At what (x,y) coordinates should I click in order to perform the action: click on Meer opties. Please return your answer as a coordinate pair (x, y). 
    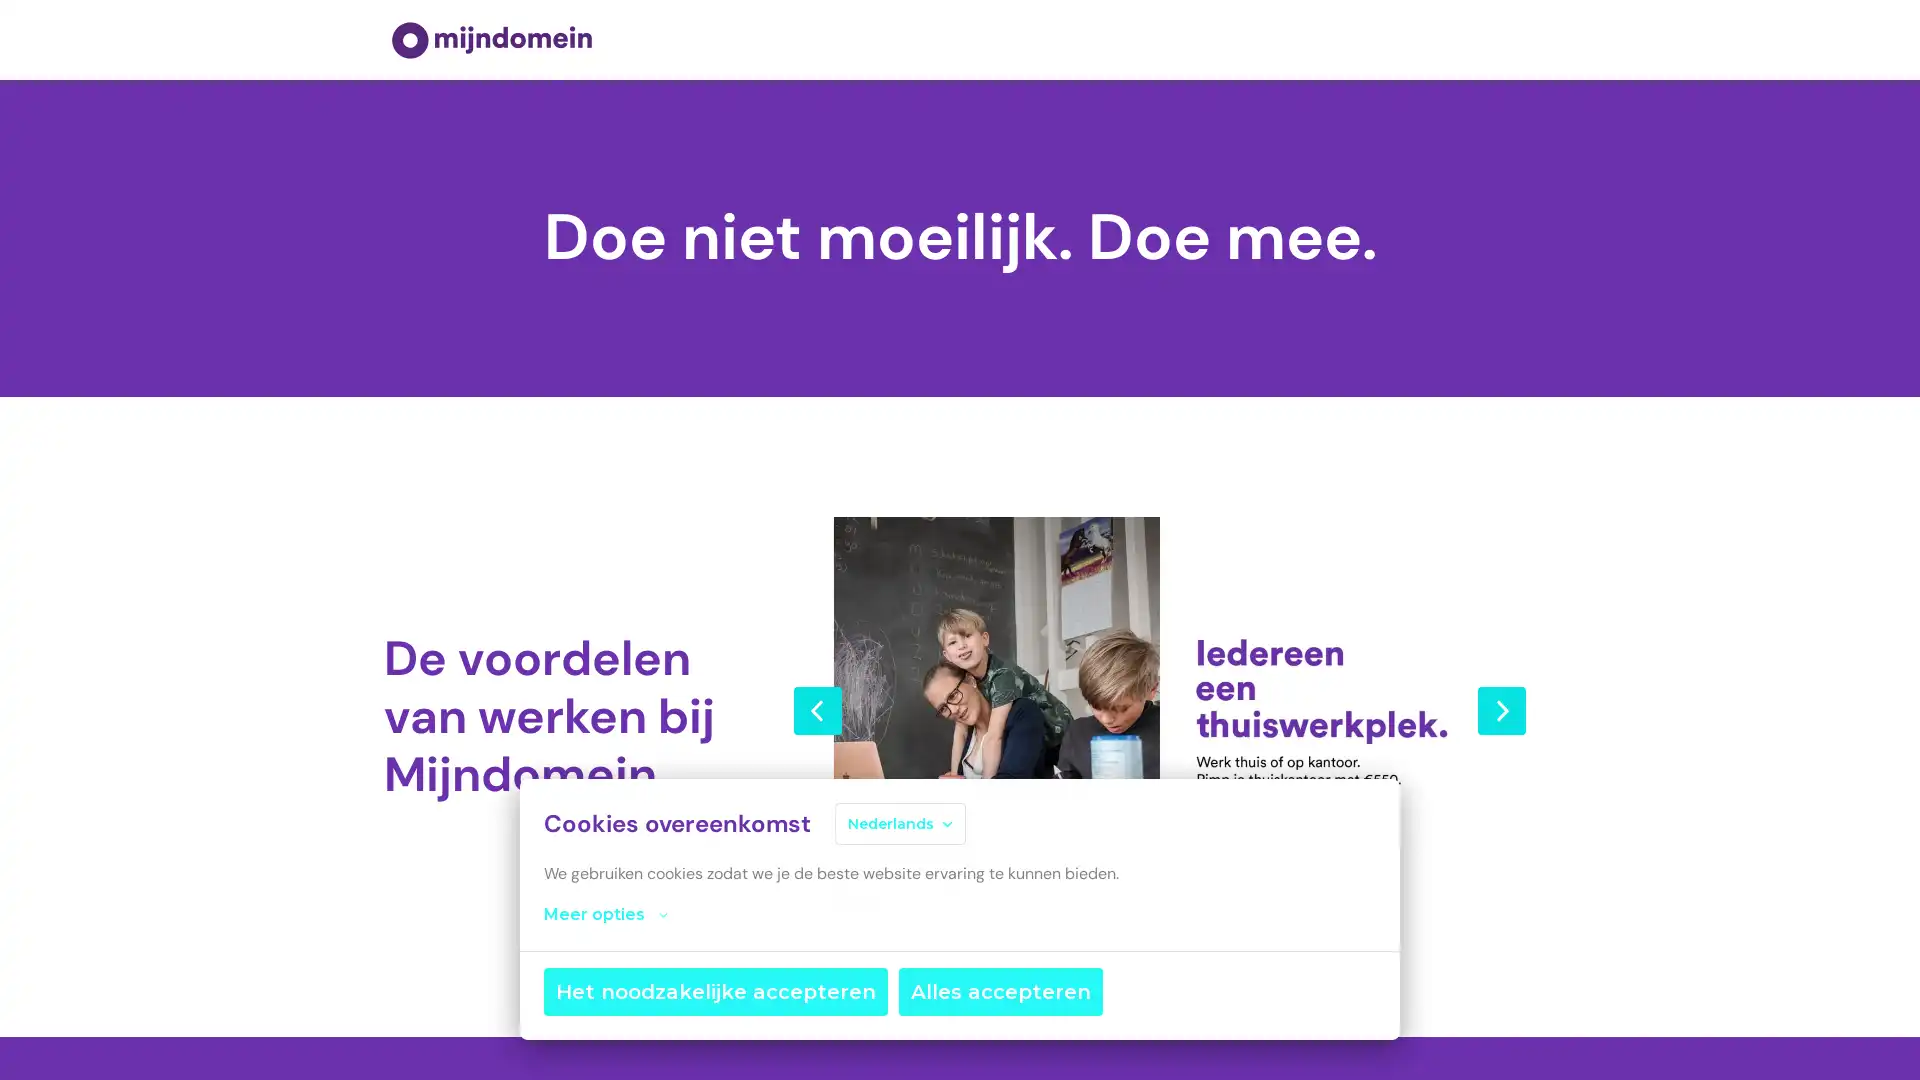
    Looking at the image, I should click on (604, 914).